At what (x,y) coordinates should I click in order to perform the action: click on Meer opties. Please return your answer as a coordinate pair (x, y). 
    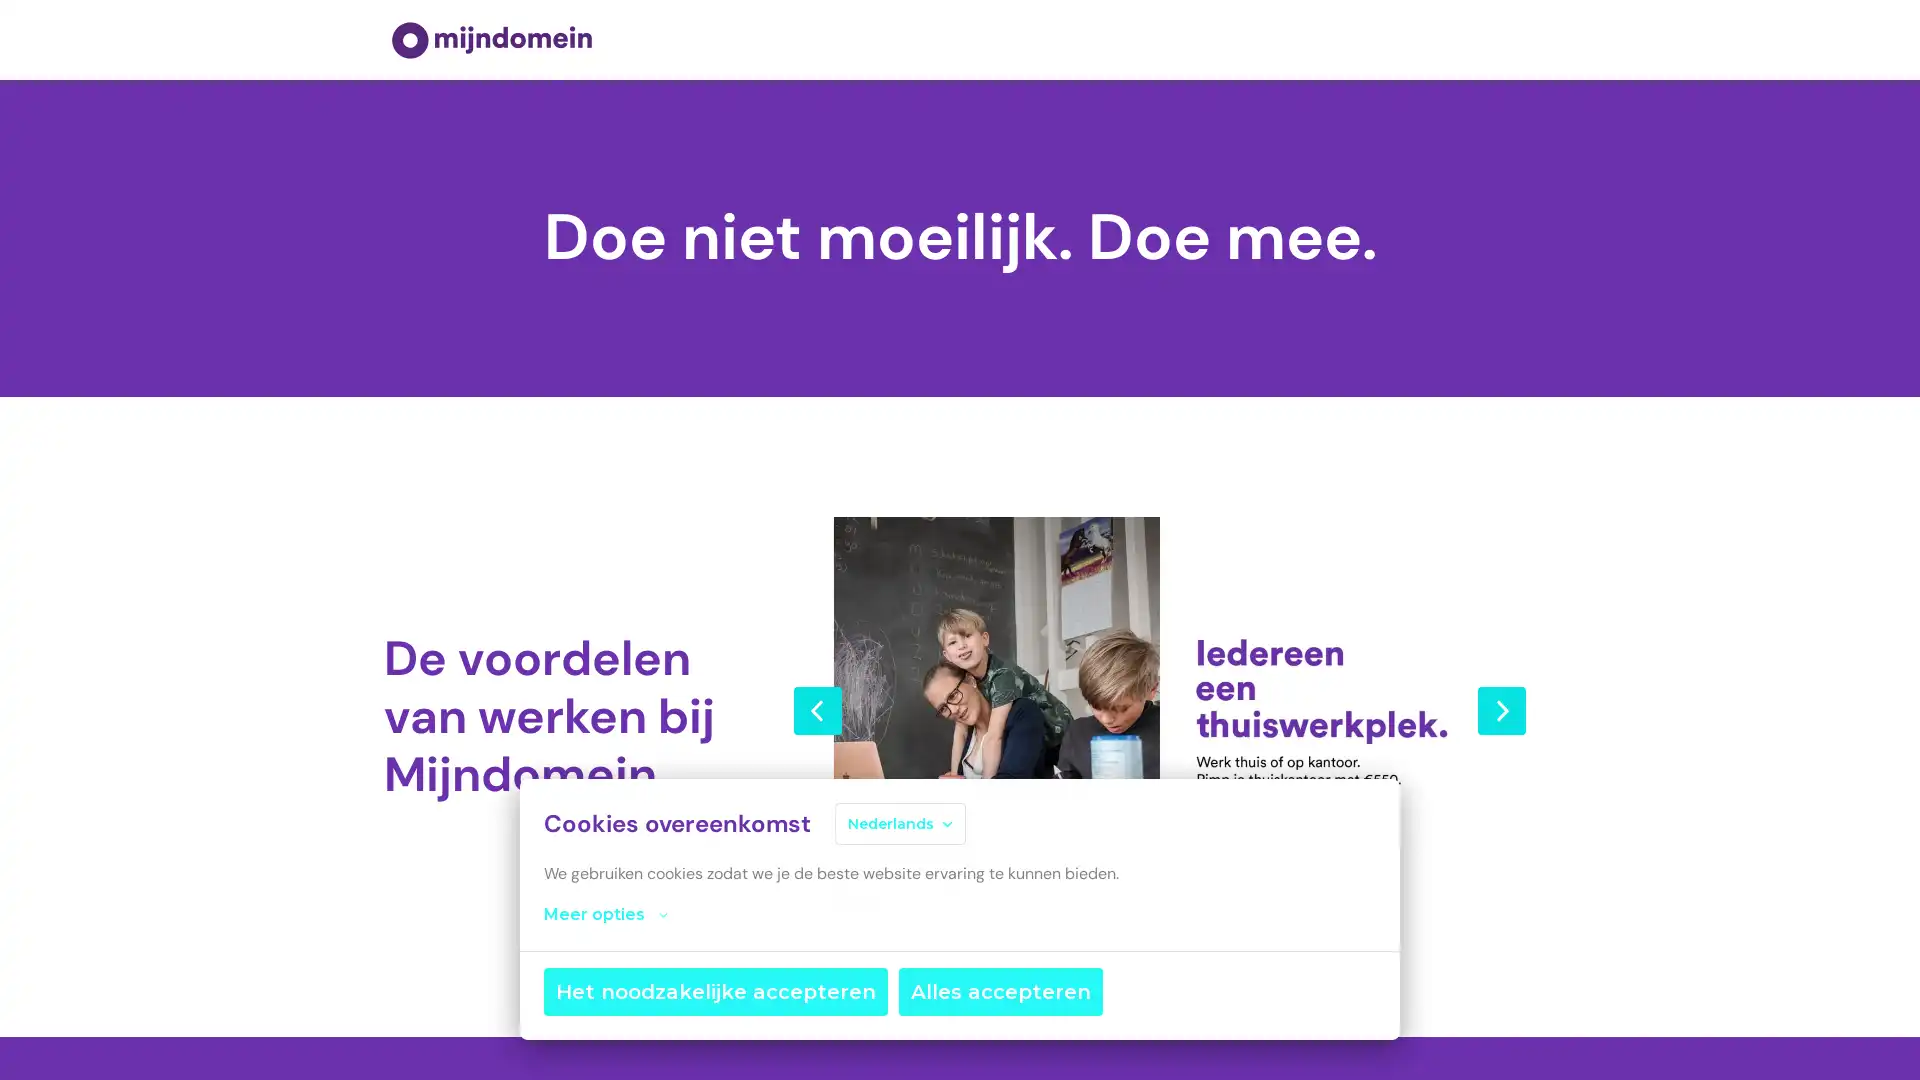
    Looking at the image, I should click on (604, 914).